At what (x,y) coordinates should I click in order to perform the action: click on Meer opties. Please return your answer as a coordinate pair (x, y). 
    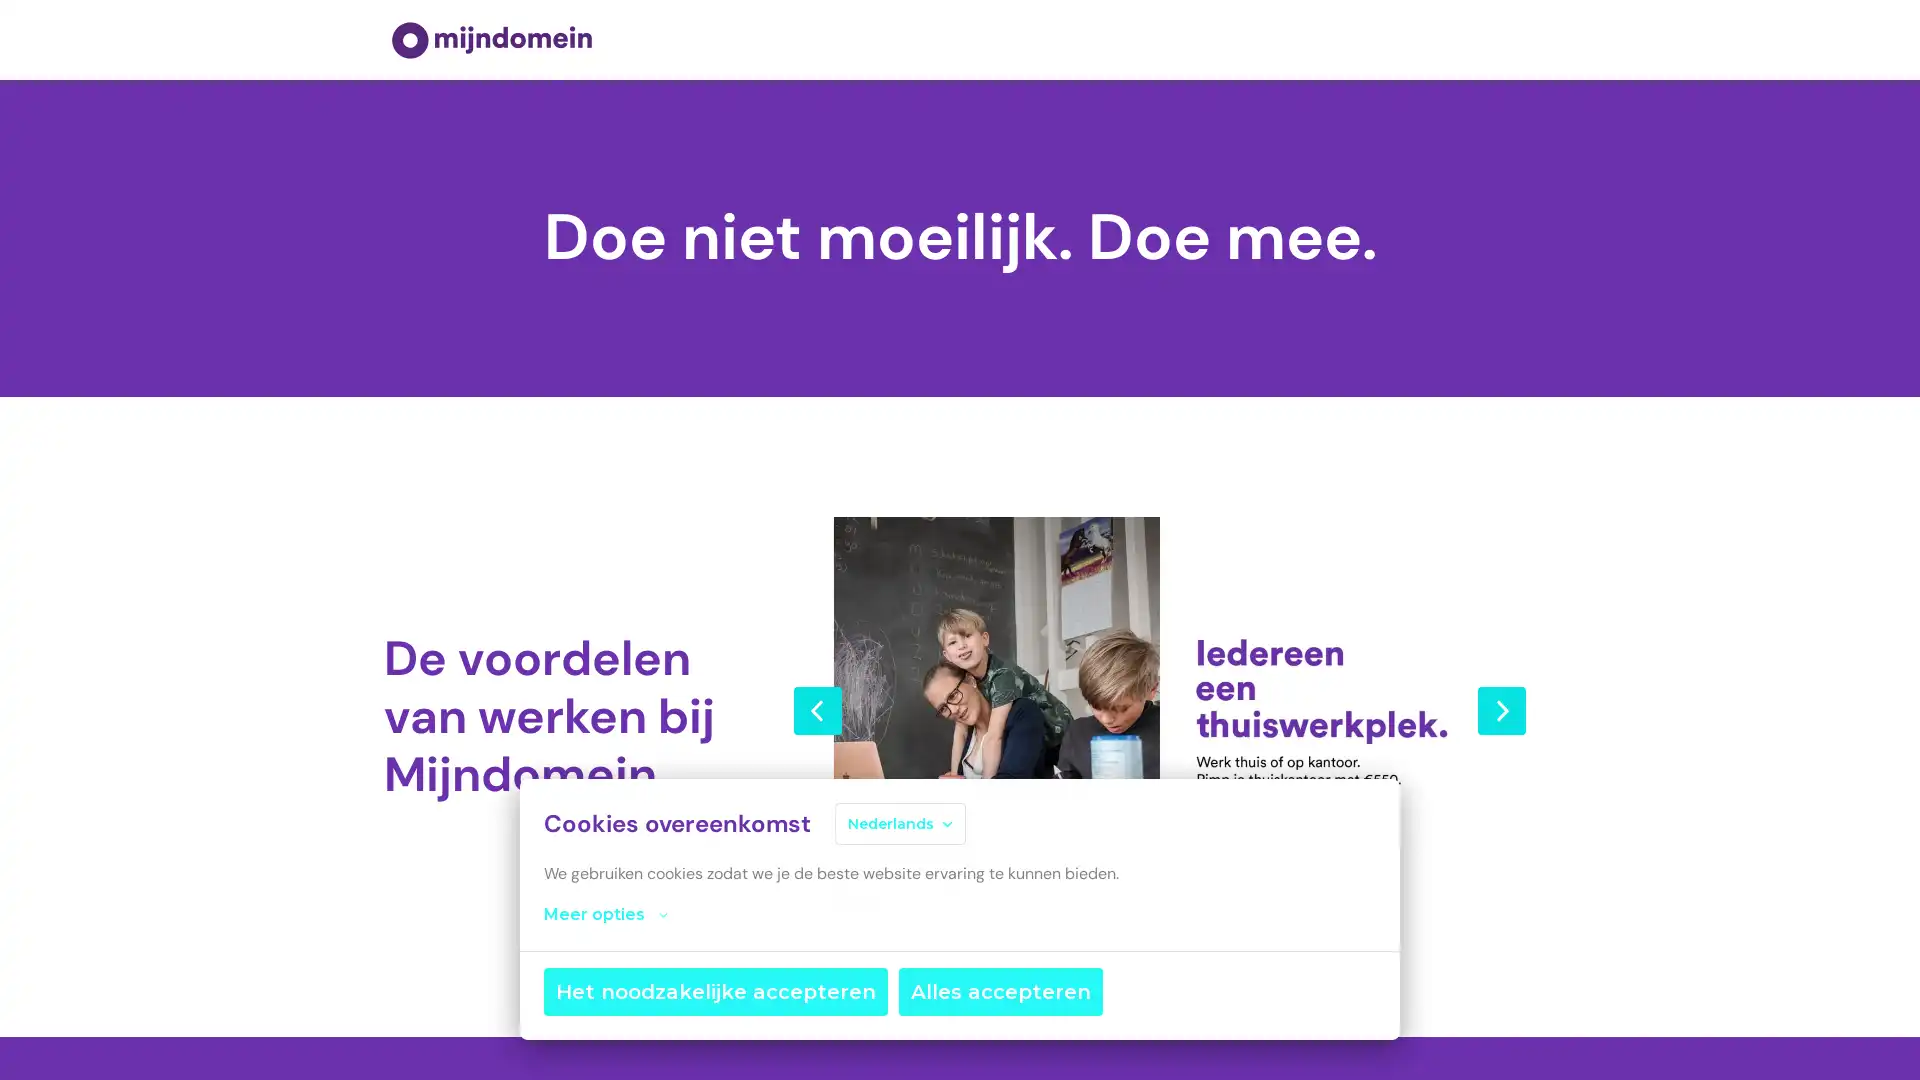
    Looking at the image, I should click on (604, 914).